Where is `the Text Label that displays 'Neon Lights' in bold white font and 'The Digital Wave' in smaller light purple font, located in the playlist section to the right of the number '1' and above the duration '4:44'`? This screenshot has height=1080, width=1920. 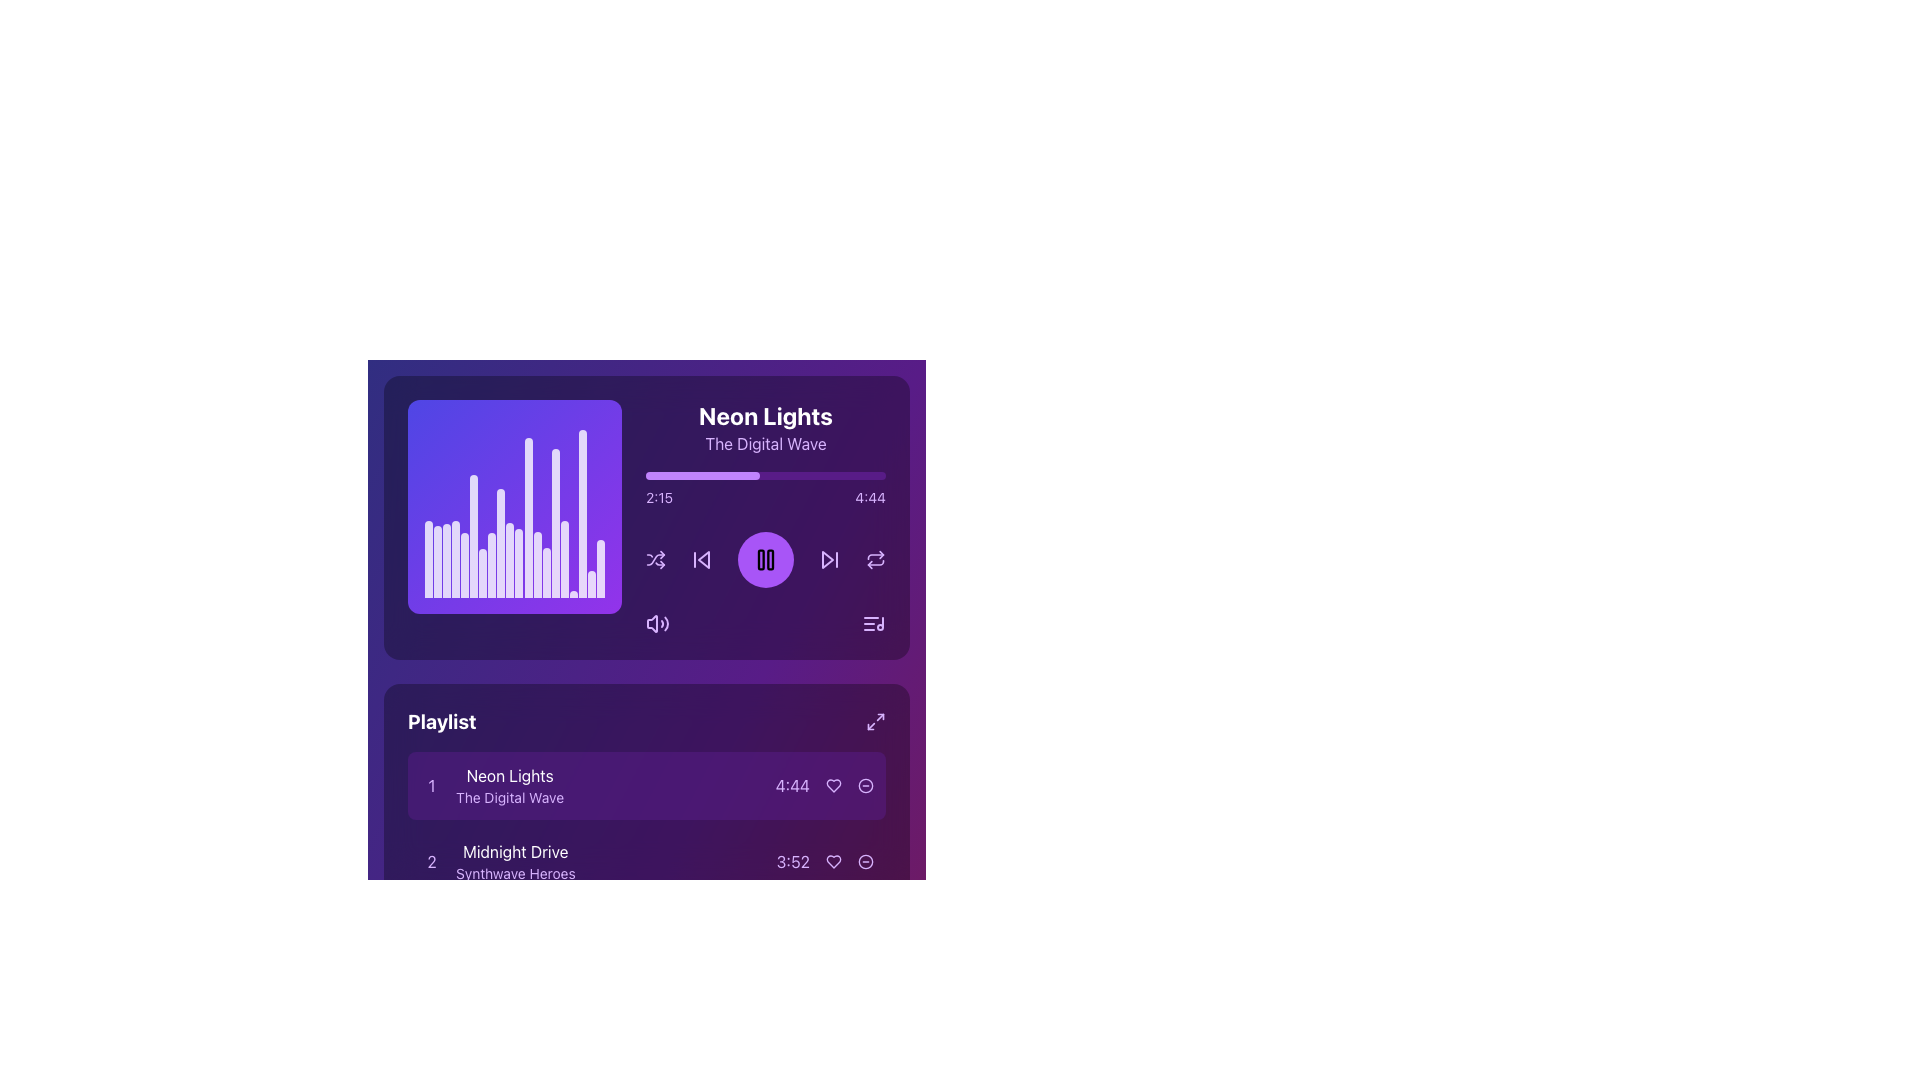 the Text Label that displays 'Neon Lights' in bold white font and 'The Digital Wave' in smaller light purple font, located in the playlist section to the right of the number '1' and above the duration '4:44' is located at coordinates (510, 785).